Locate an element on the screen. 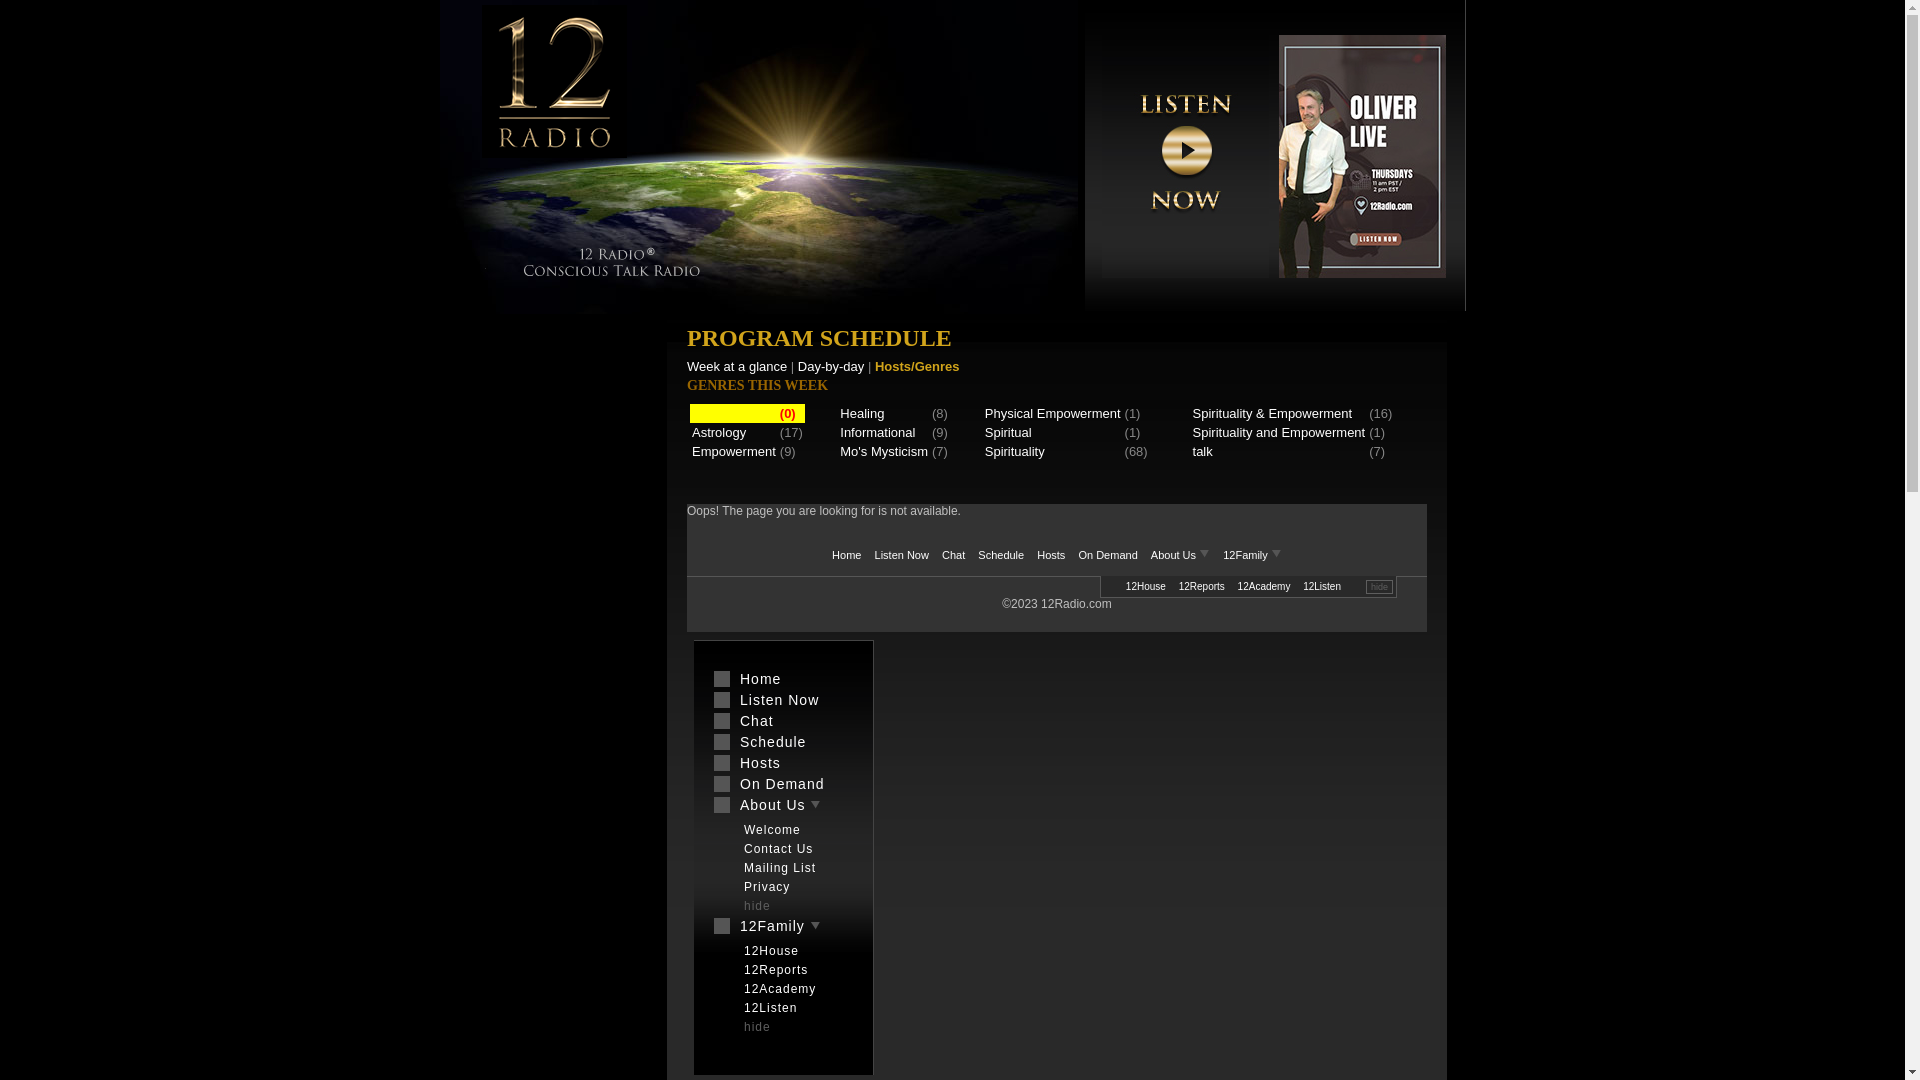  'Astrology' is located at coordinates (719, 431).